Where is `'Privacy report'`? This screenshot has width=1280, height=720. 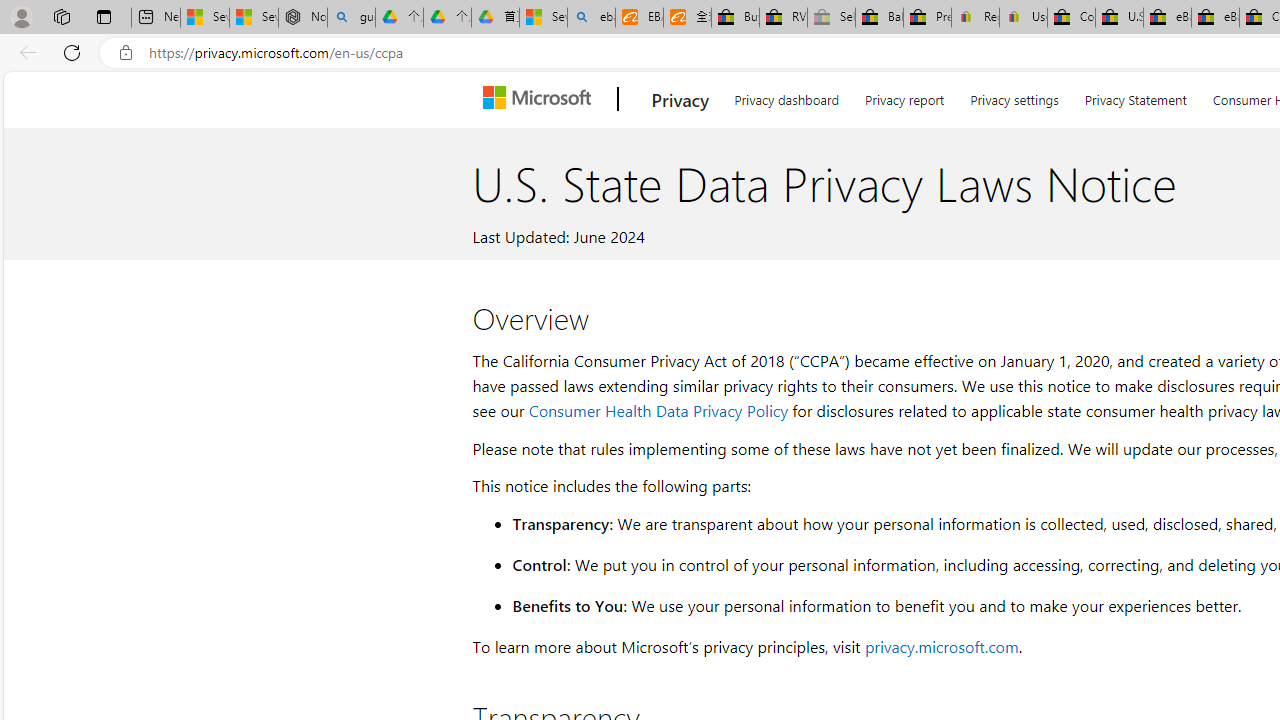 'Privacy report' is located at coordinates (903, 96).